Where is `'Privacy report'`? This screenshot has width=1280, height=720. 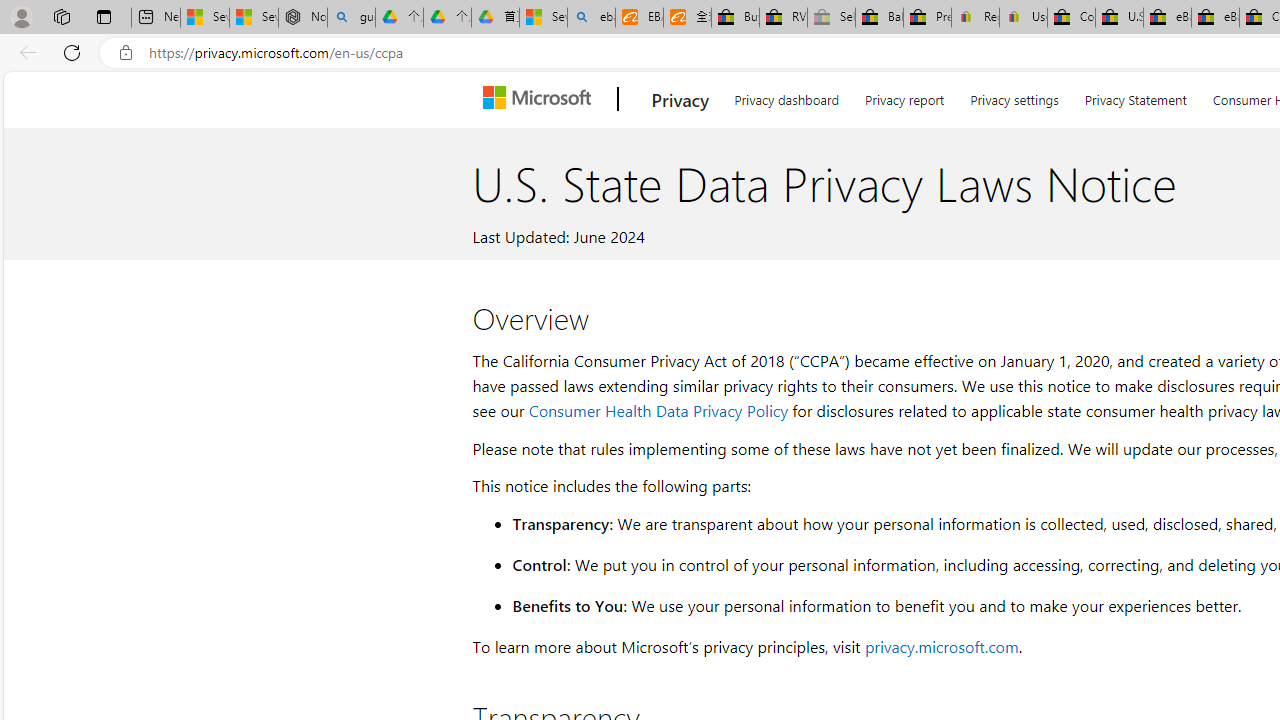 'Privacy report' is located at coordinates (903, 96).